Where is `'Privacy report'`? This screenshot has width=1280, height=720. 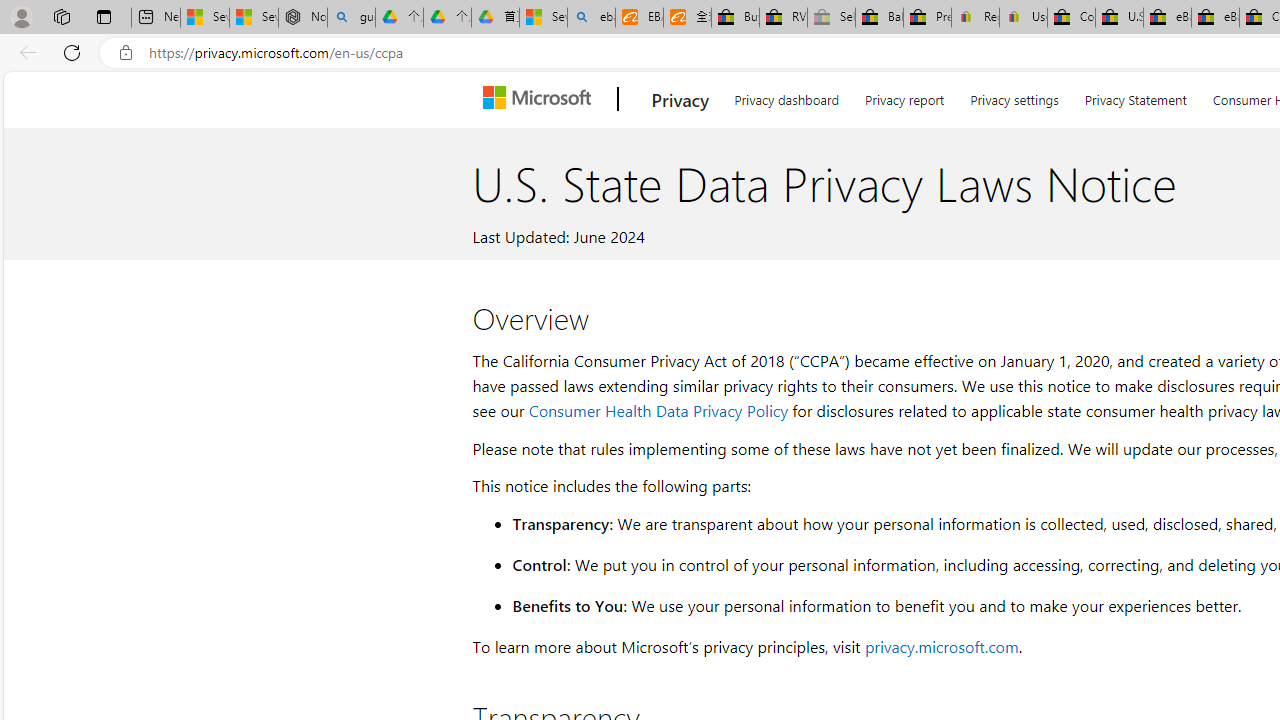 'Privacy report' is located at coordinates (903, 96).